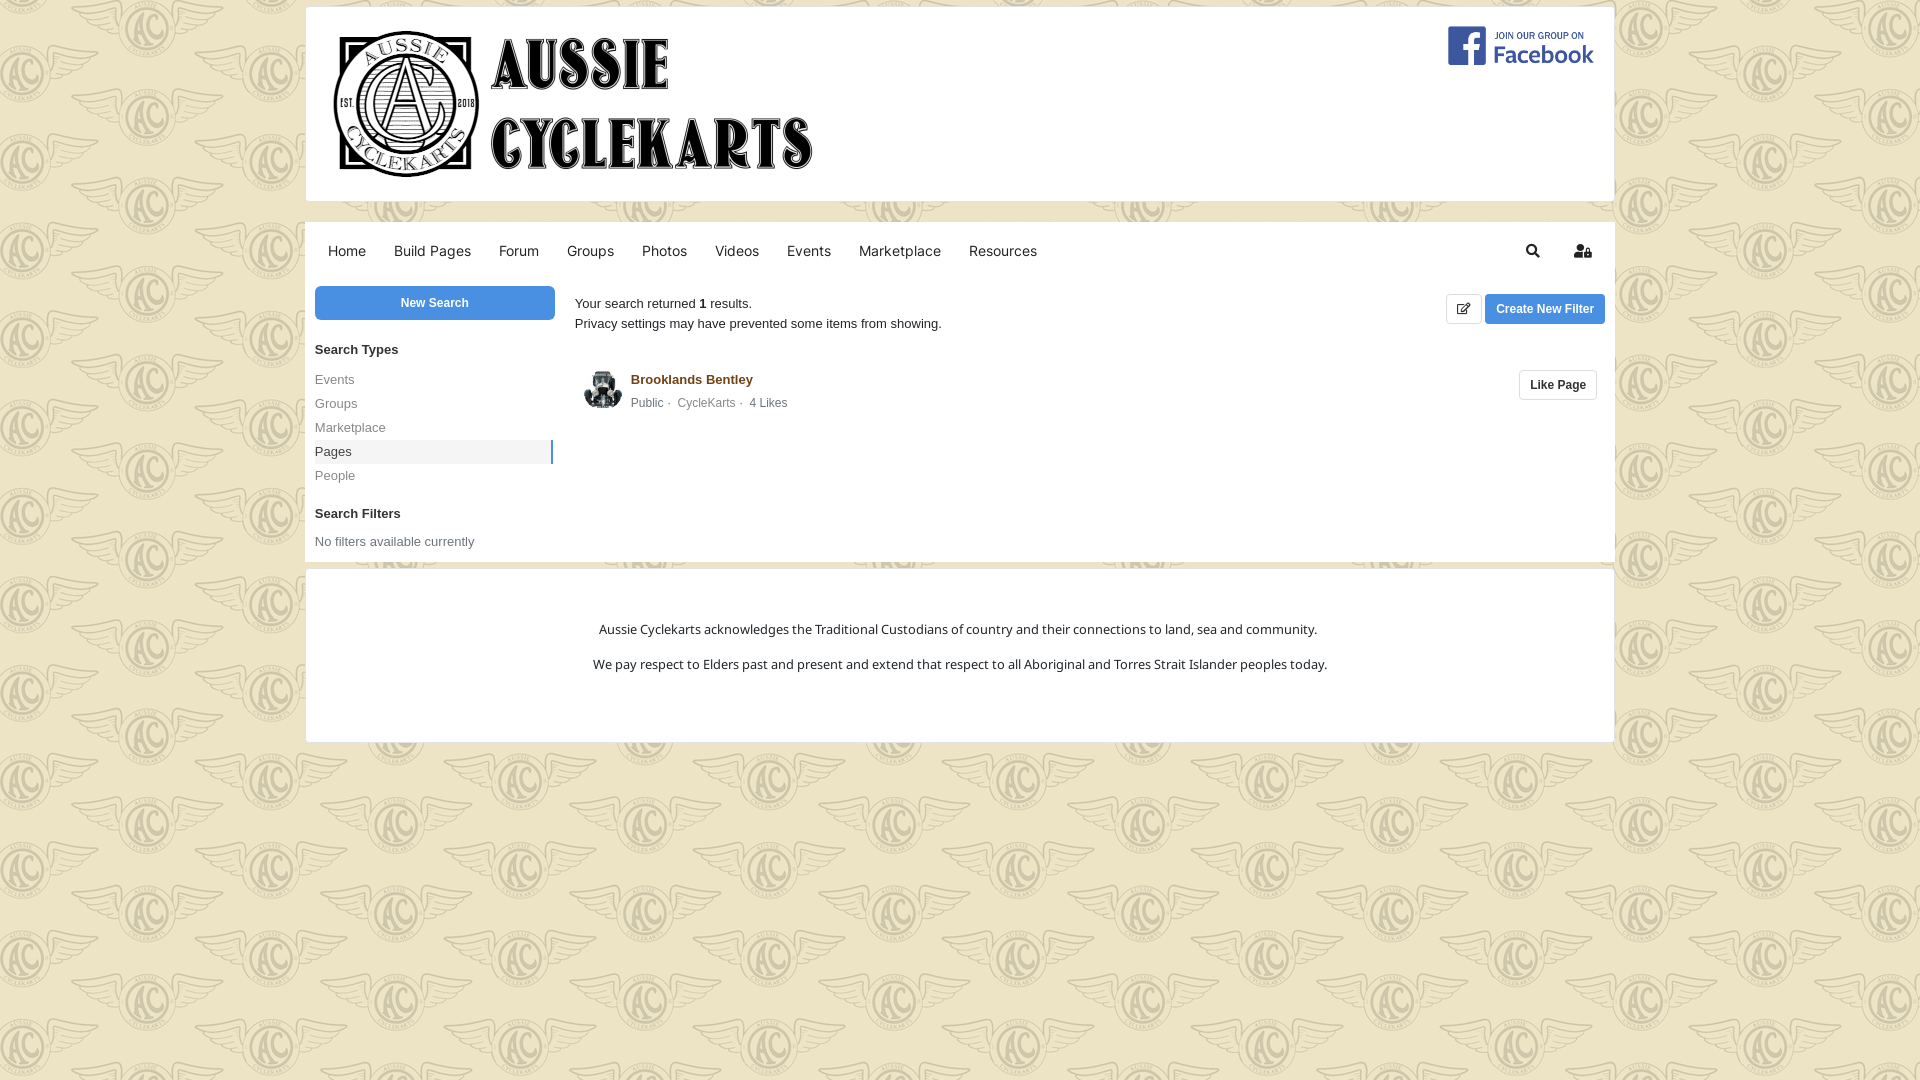 This screenshot has width=1920, height=1080. I want to click on 'People', so click(314, 475).